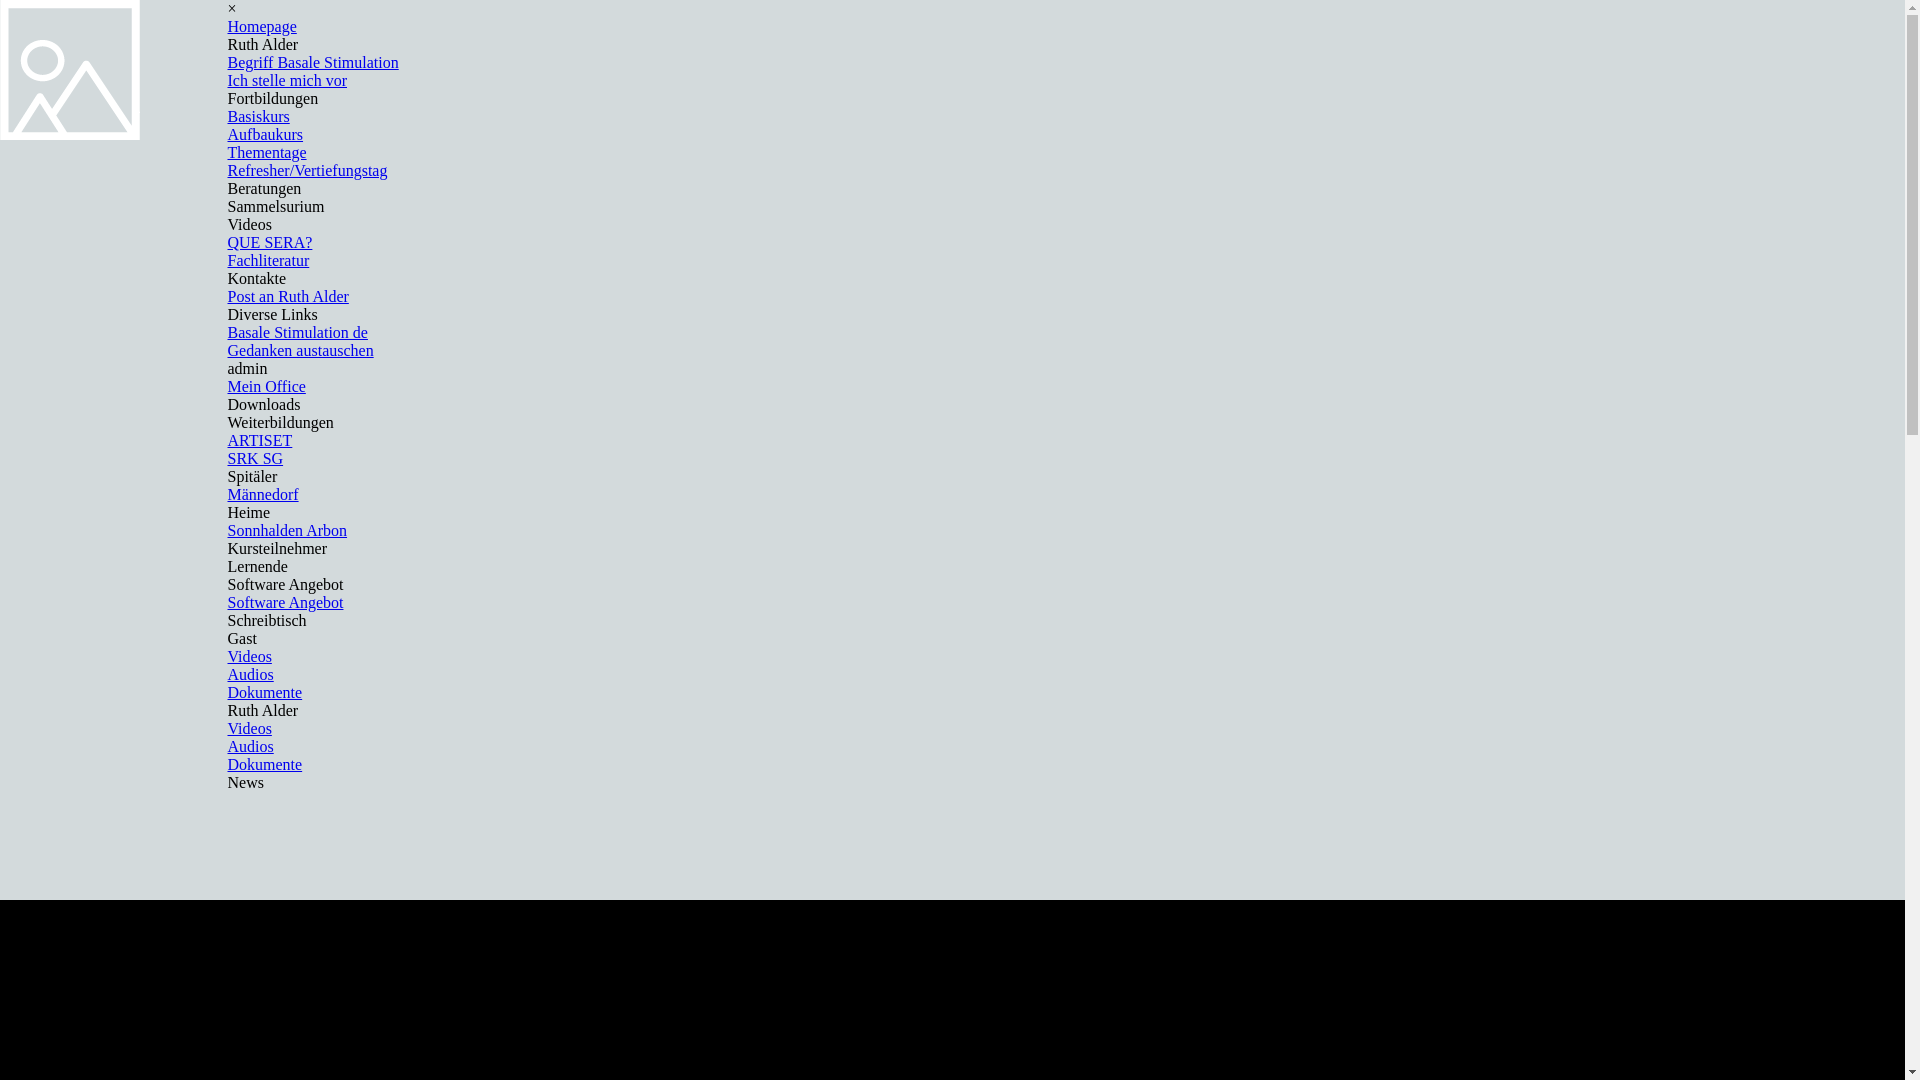 The height and width of the screenshot is (1080, 1920). Describe the element at coordinates (287, 529) in the screenshot. I see `'Sonnhalden Arbon'` at that location.